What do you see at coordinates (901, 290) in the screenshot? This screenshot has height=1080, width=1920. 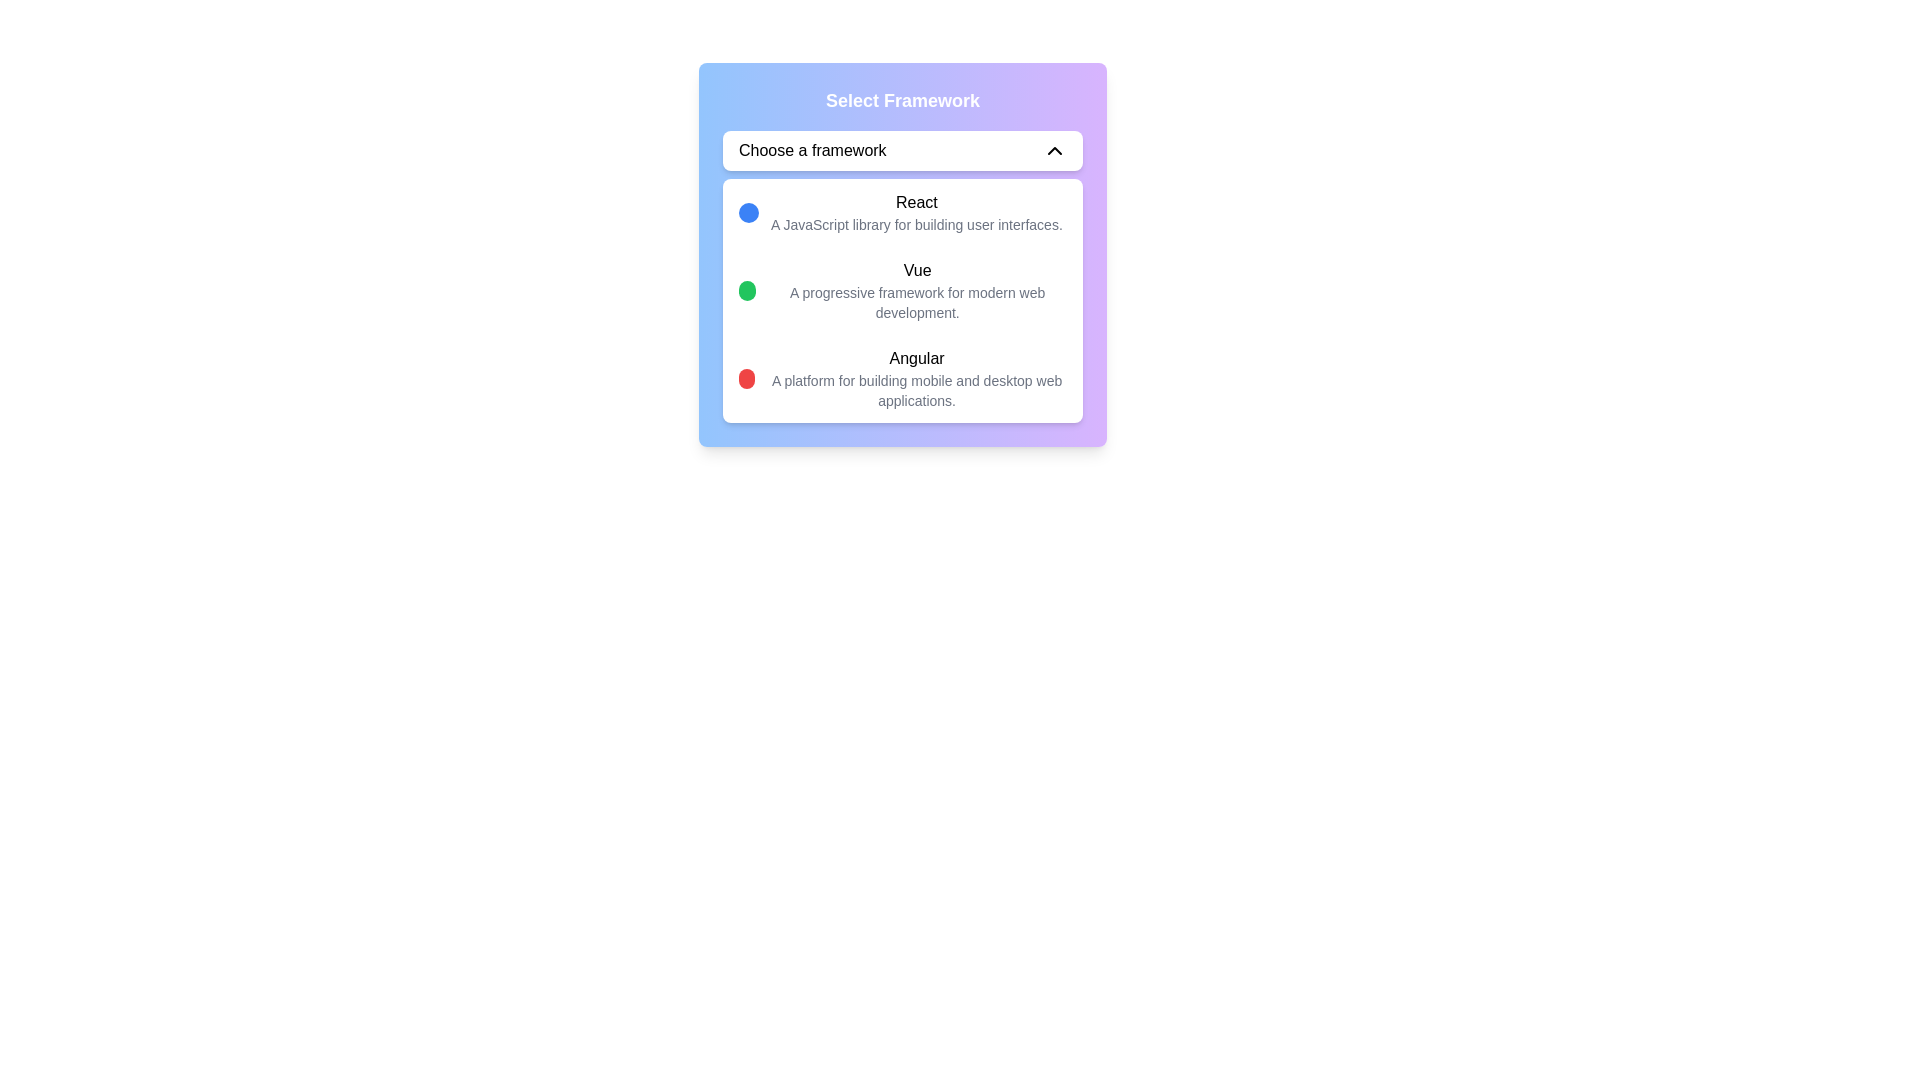 I see `the list item representing the 'Vue' framework option` at bounding box center [901, 290].